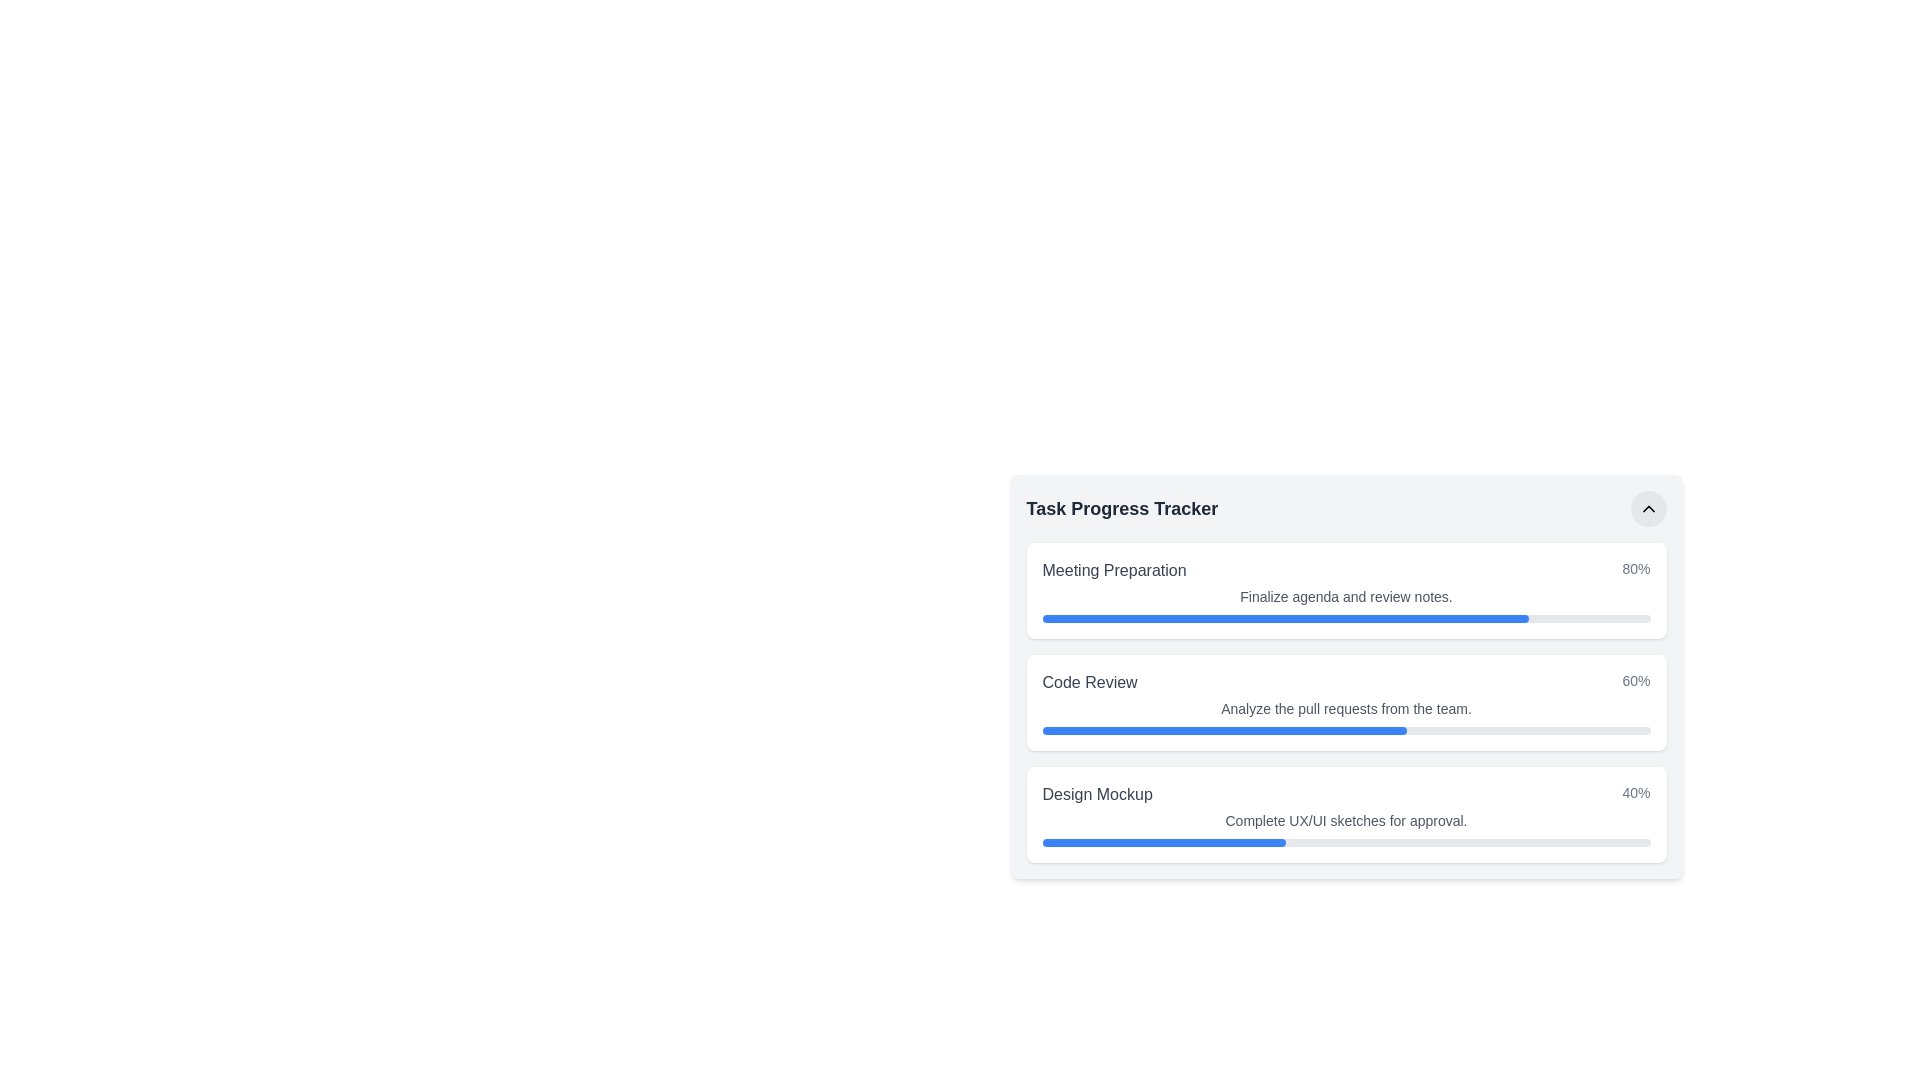 The width and height of the screenshot is (1920, 1080). What do you see at coordinates (1346, 596) in the screenshot?
I see `the text block that displays 'Finalize agenda and review notes.' which is styled with small gray font and located directly below the 'Meeting Preparation' heading and its progress percentage within the task progress tracker interface` at bounding box center [1346, 596].